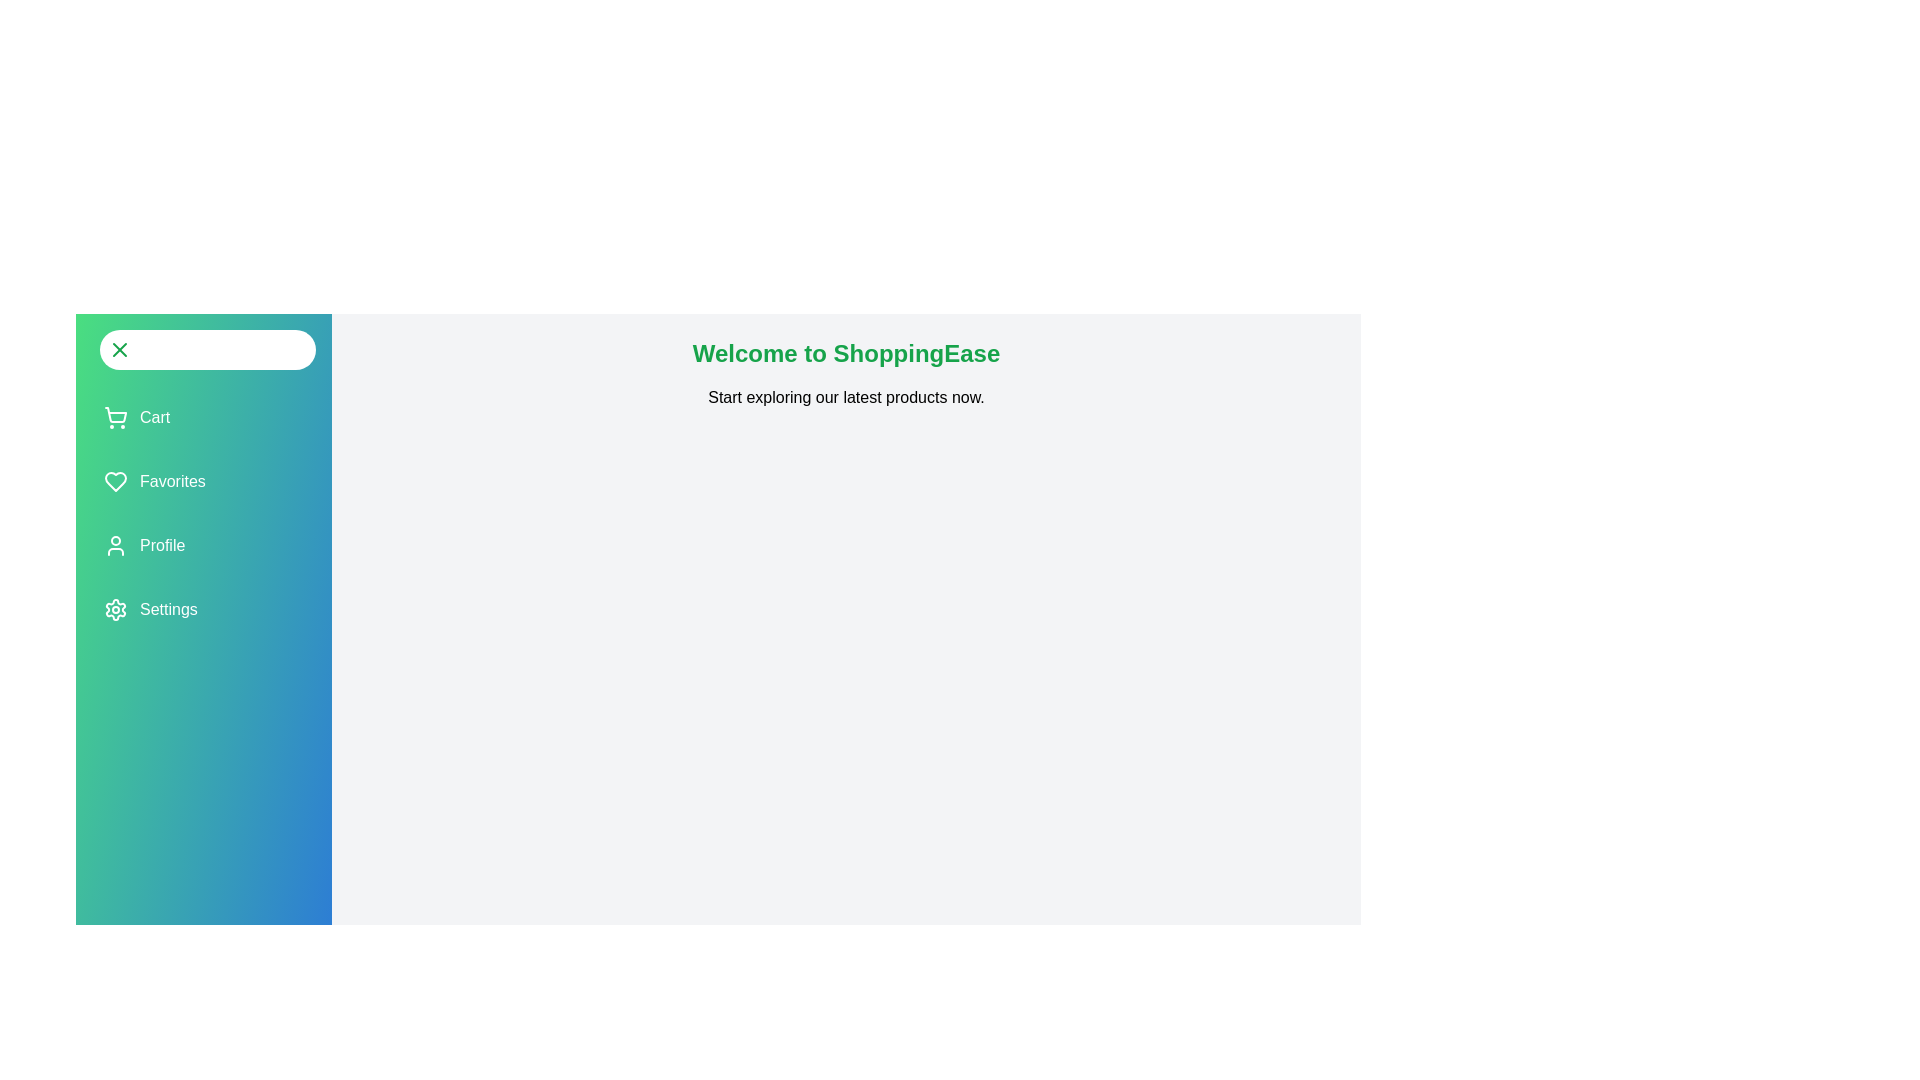 The height and width of the screenshot is (1080, 1920). What do you see at coordinates (207, 349) in the screenshot?
I see `the toggle button to change the drawer's state` at bounding box center [207, 349].